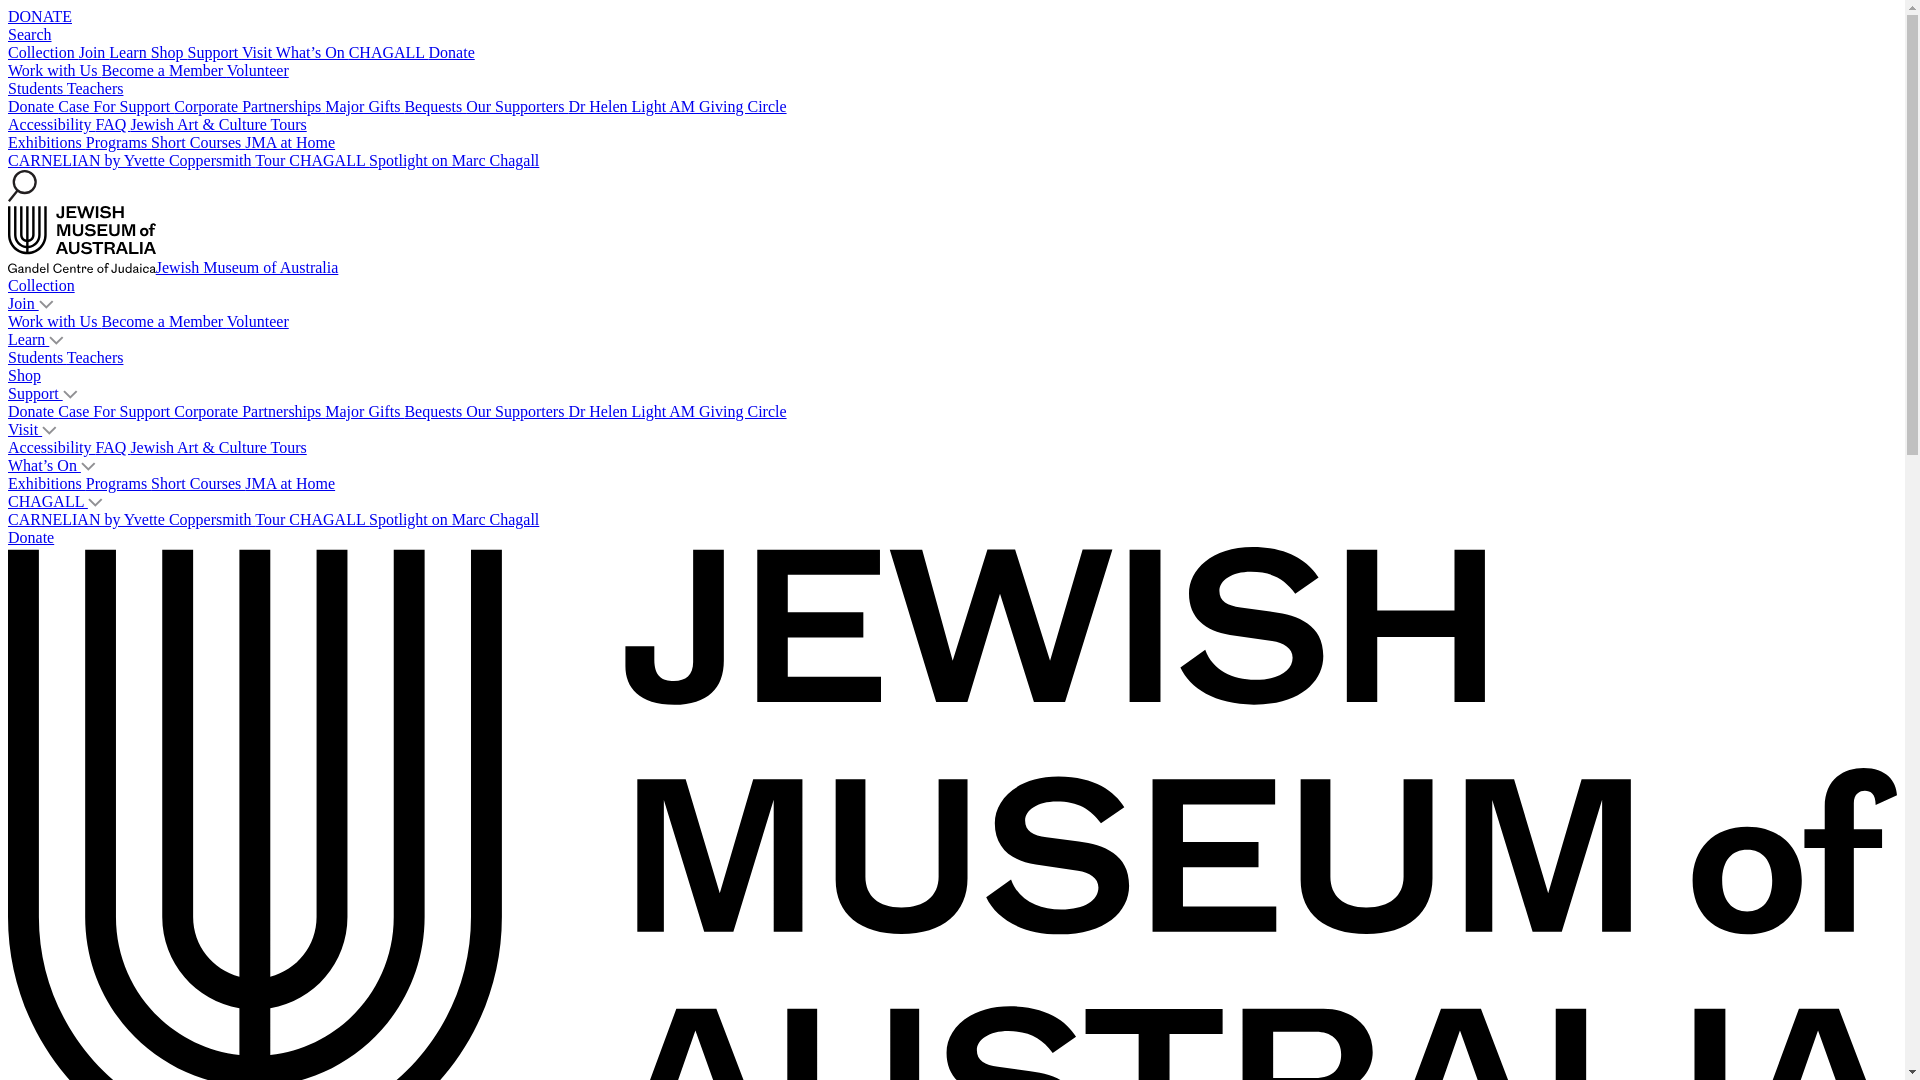 The height and width of the screenshot is (1080, 1920). Describe the element at coordinates (517, 410) in the screenshot. I see `'Our Supporters'` at that location.